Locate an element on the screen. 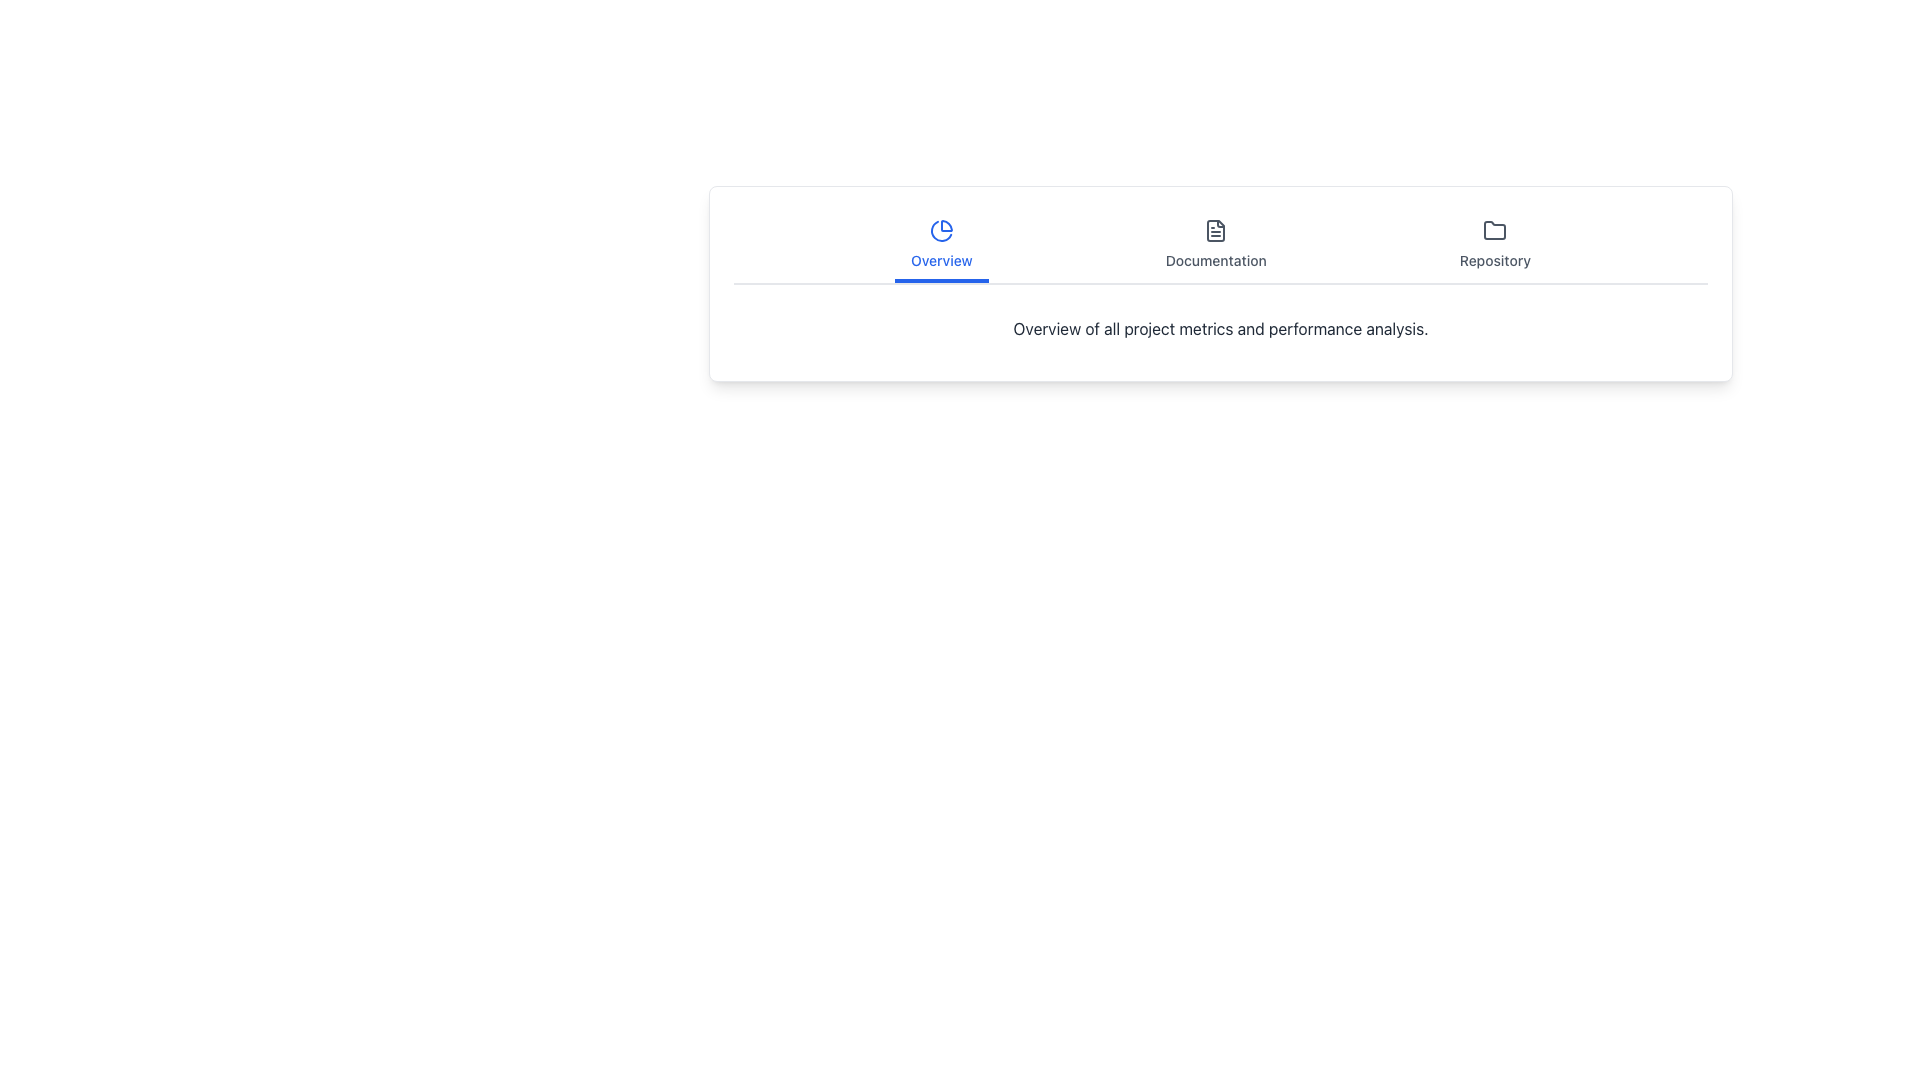 The image size is (1920, 1080). the central navigation tab for 'Documentation' is located at coordinates (1219, 246).